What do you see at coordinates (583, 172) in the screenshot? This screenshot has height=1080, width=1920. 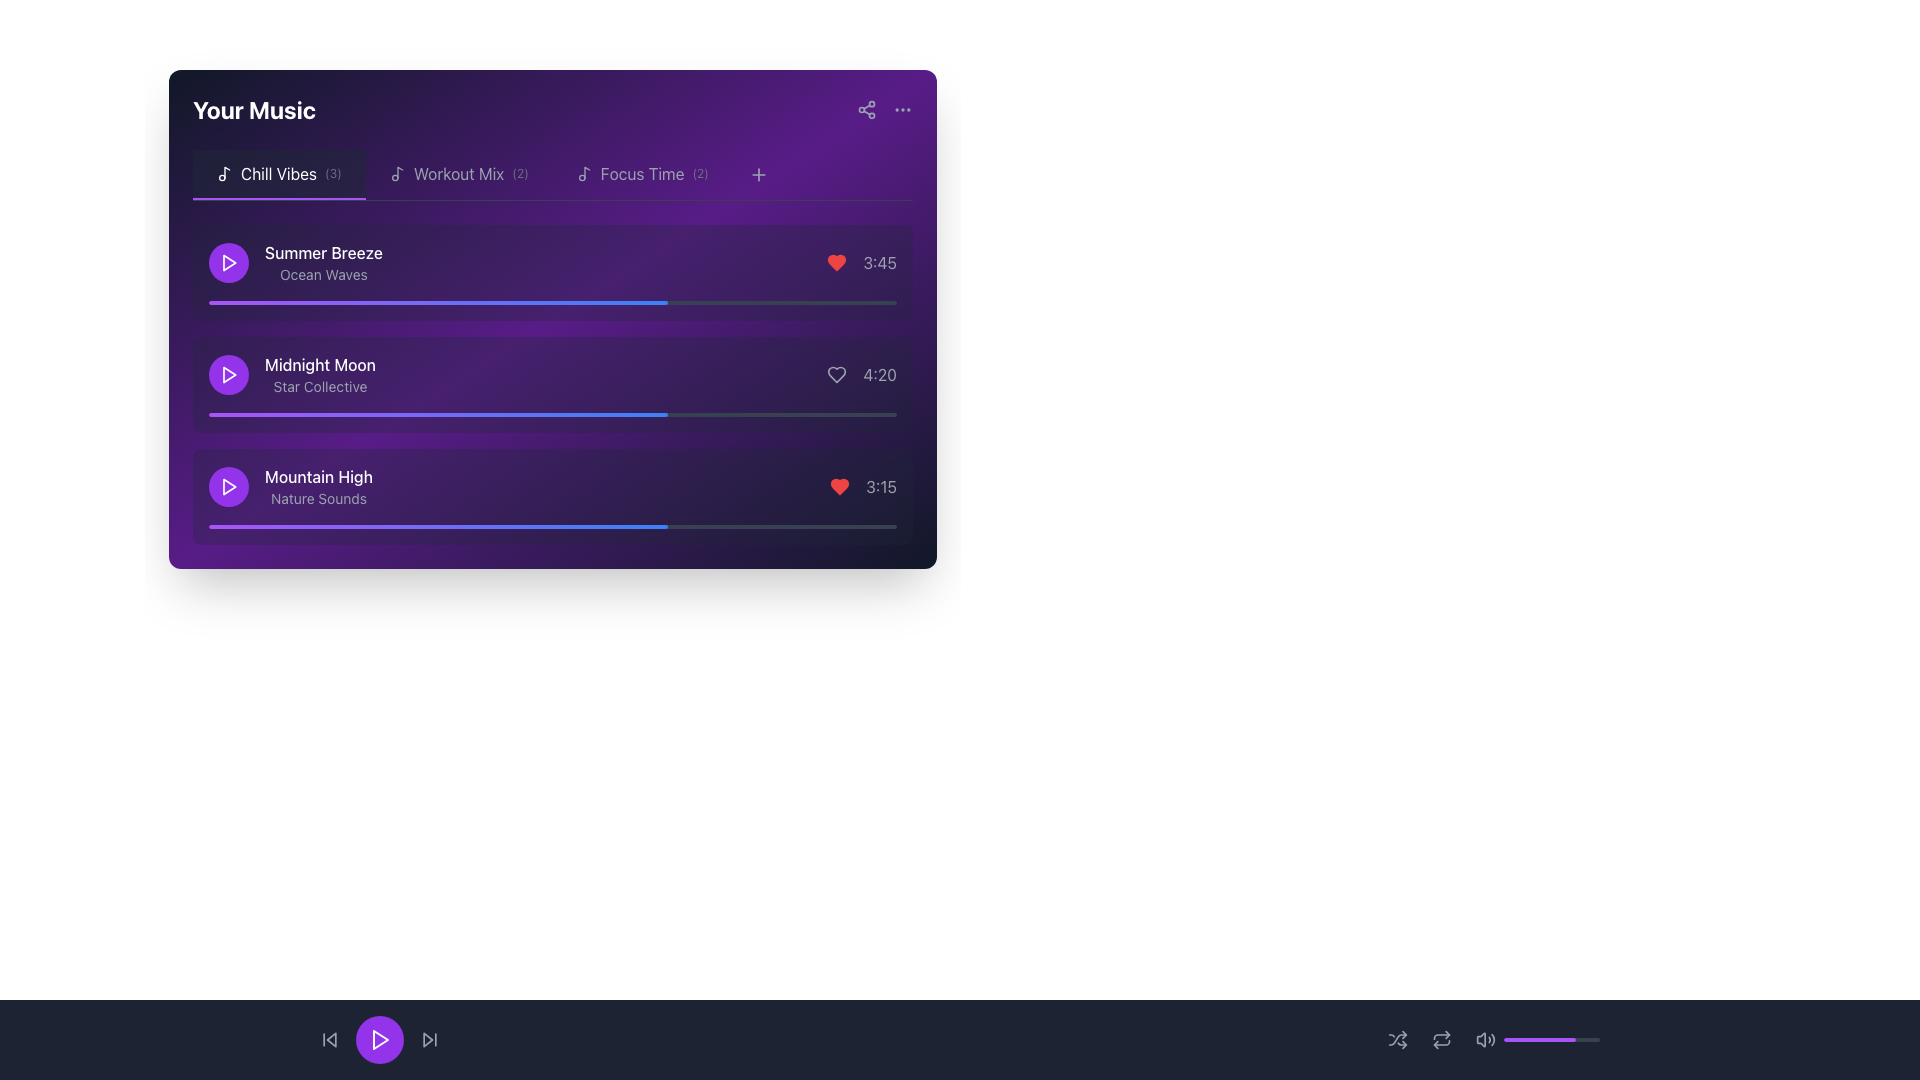 I see `the small musical note icon located in the 'Focus Time (2)' section, to the left of the 'Focus Time' title text, which features a clean and modern design` at bounding box center [583, 172].